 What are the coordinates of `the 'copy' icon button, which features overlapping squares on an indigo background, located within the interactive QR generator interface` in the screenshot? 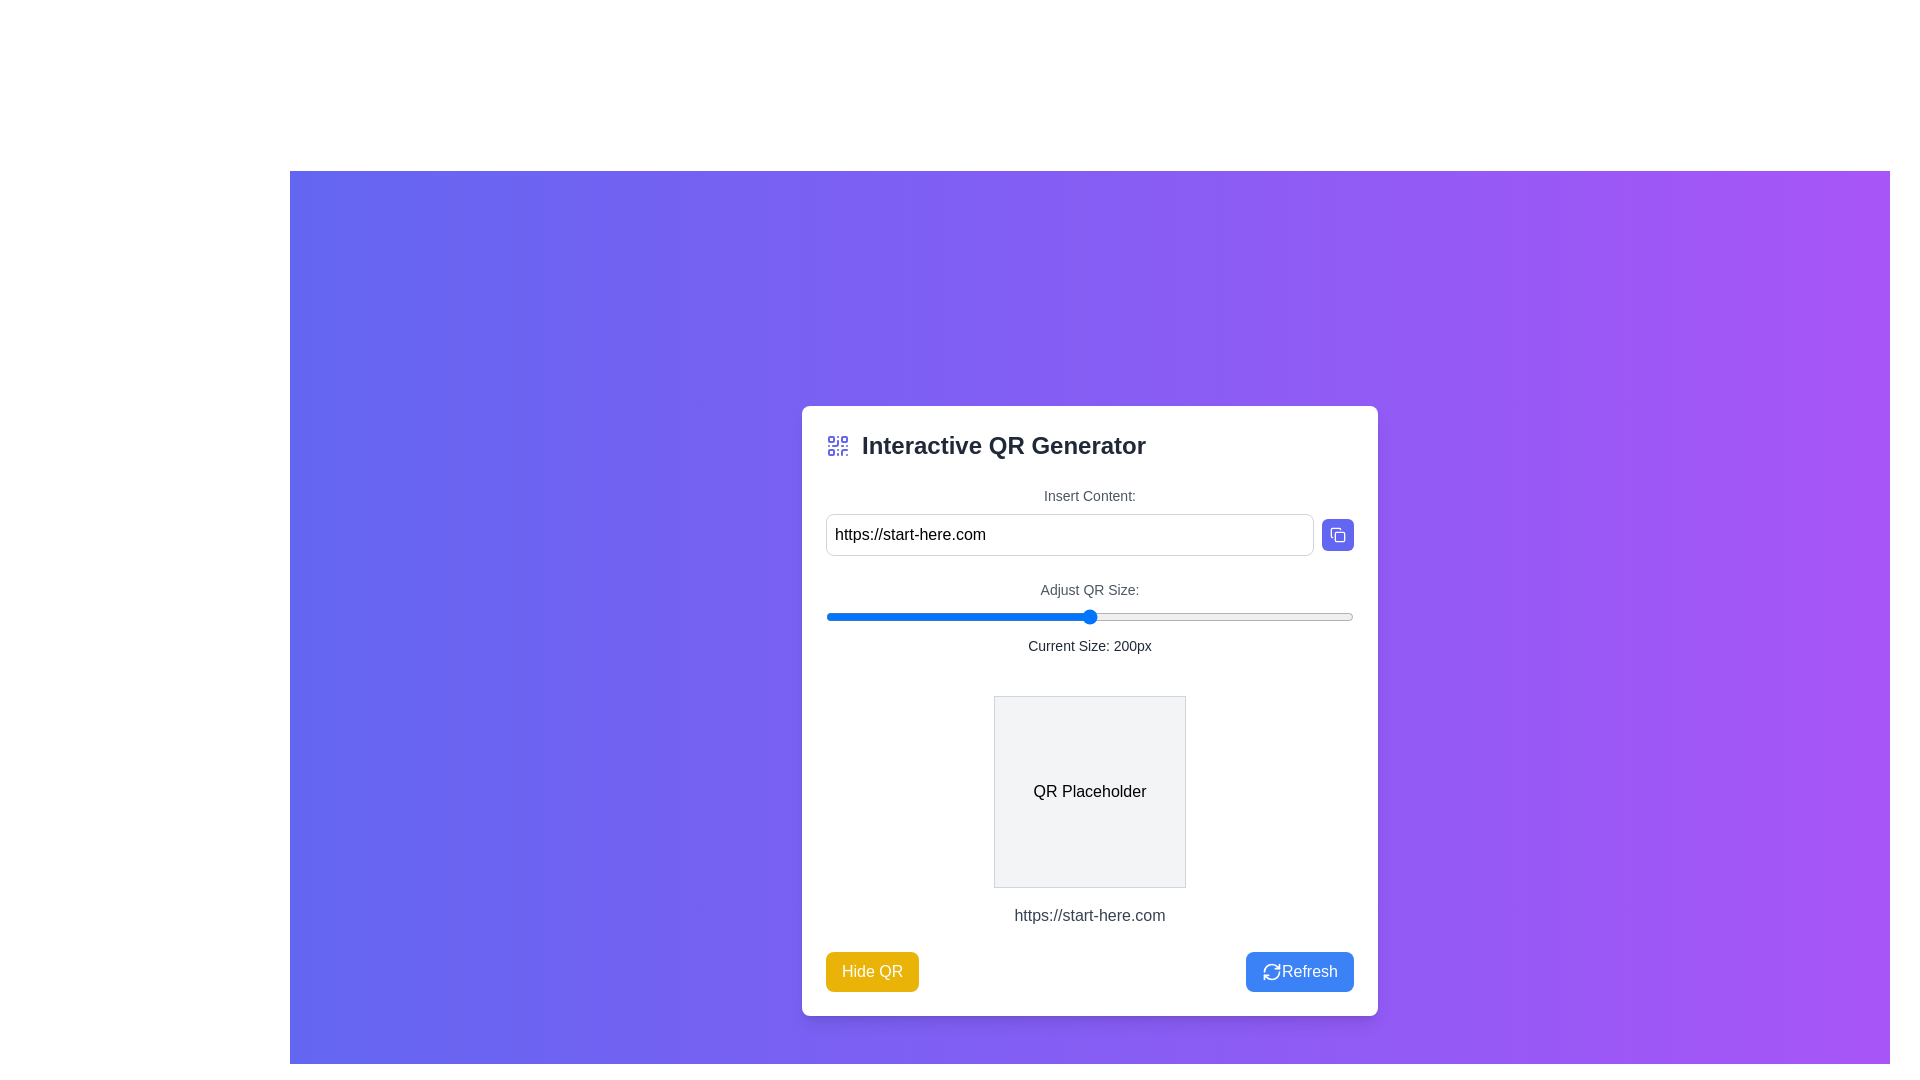 It's located at (1338, 534).